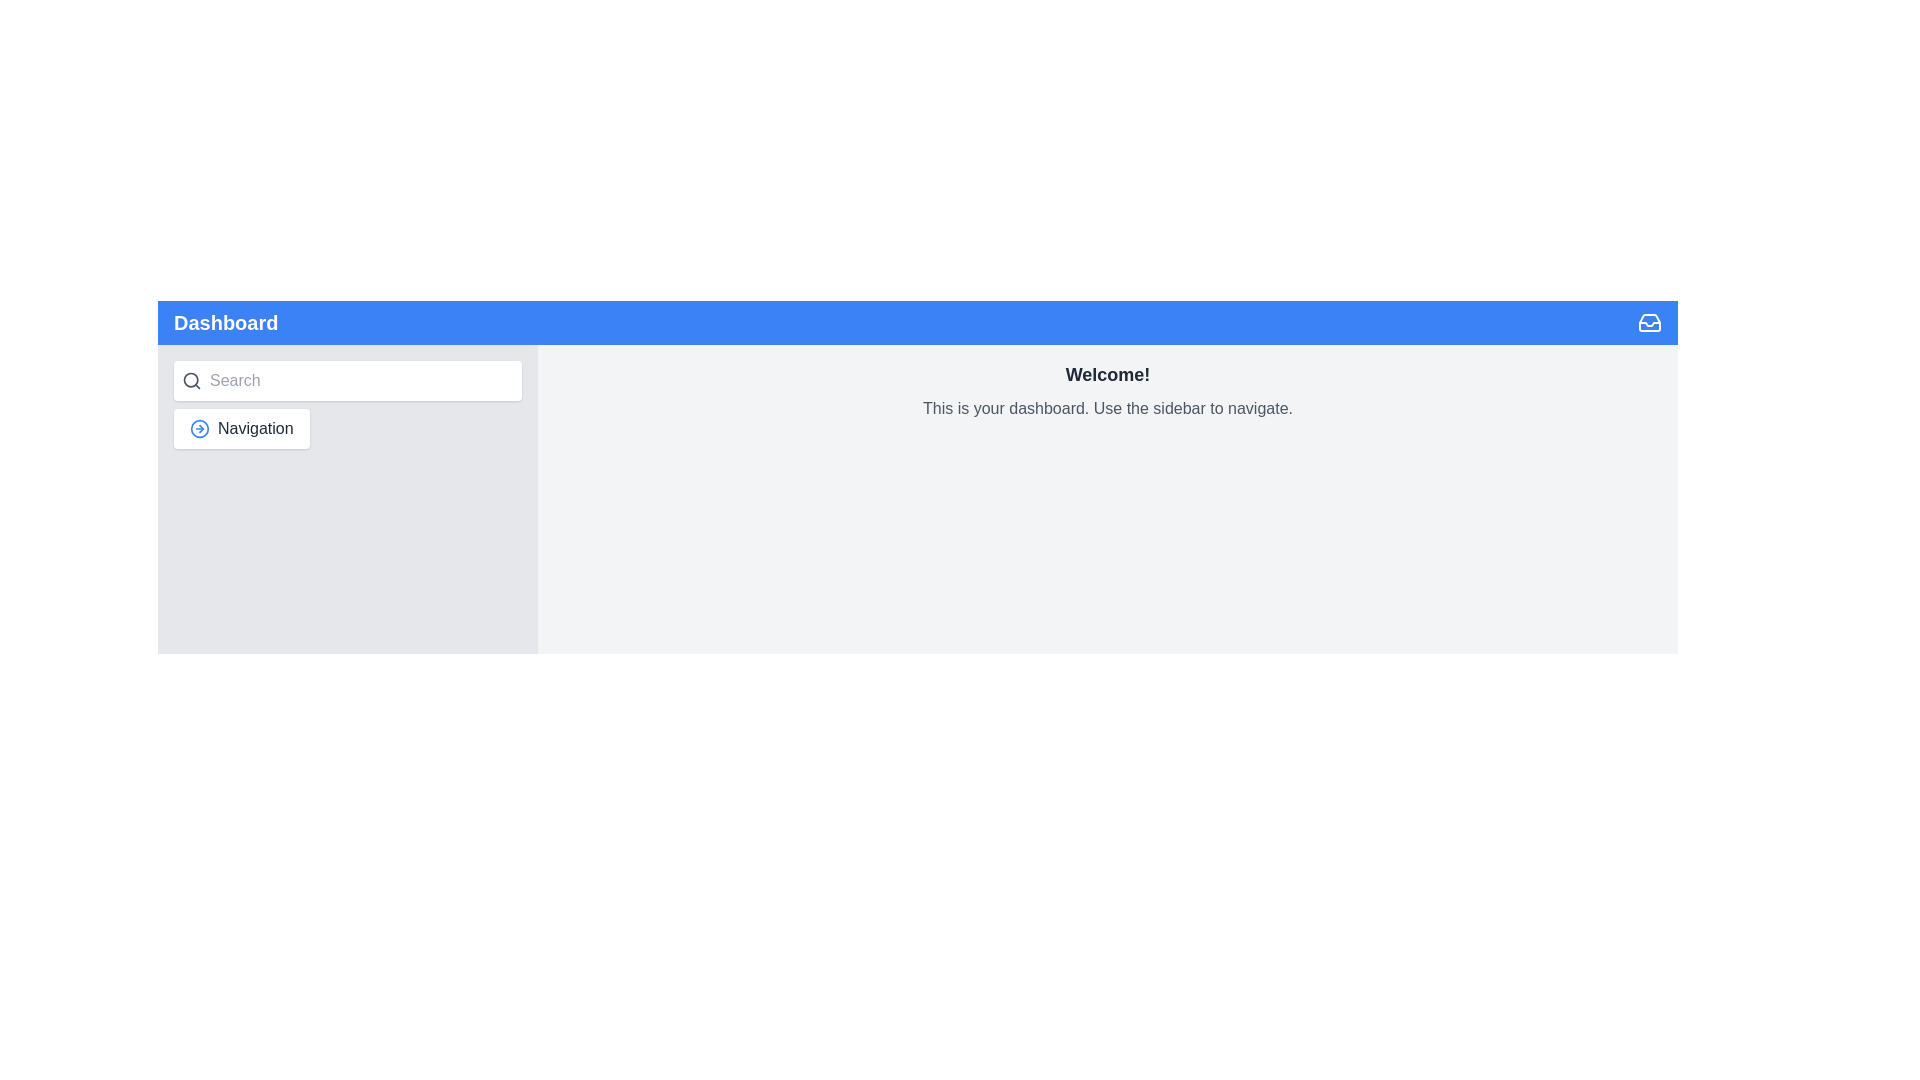 This screenshot has width=1920, height=1080. What do you see at coordinates (200, 427) in the screenshot?
I see `the navigational icon located within the 'Navigation' layout block` at bounding box center [200, 427].